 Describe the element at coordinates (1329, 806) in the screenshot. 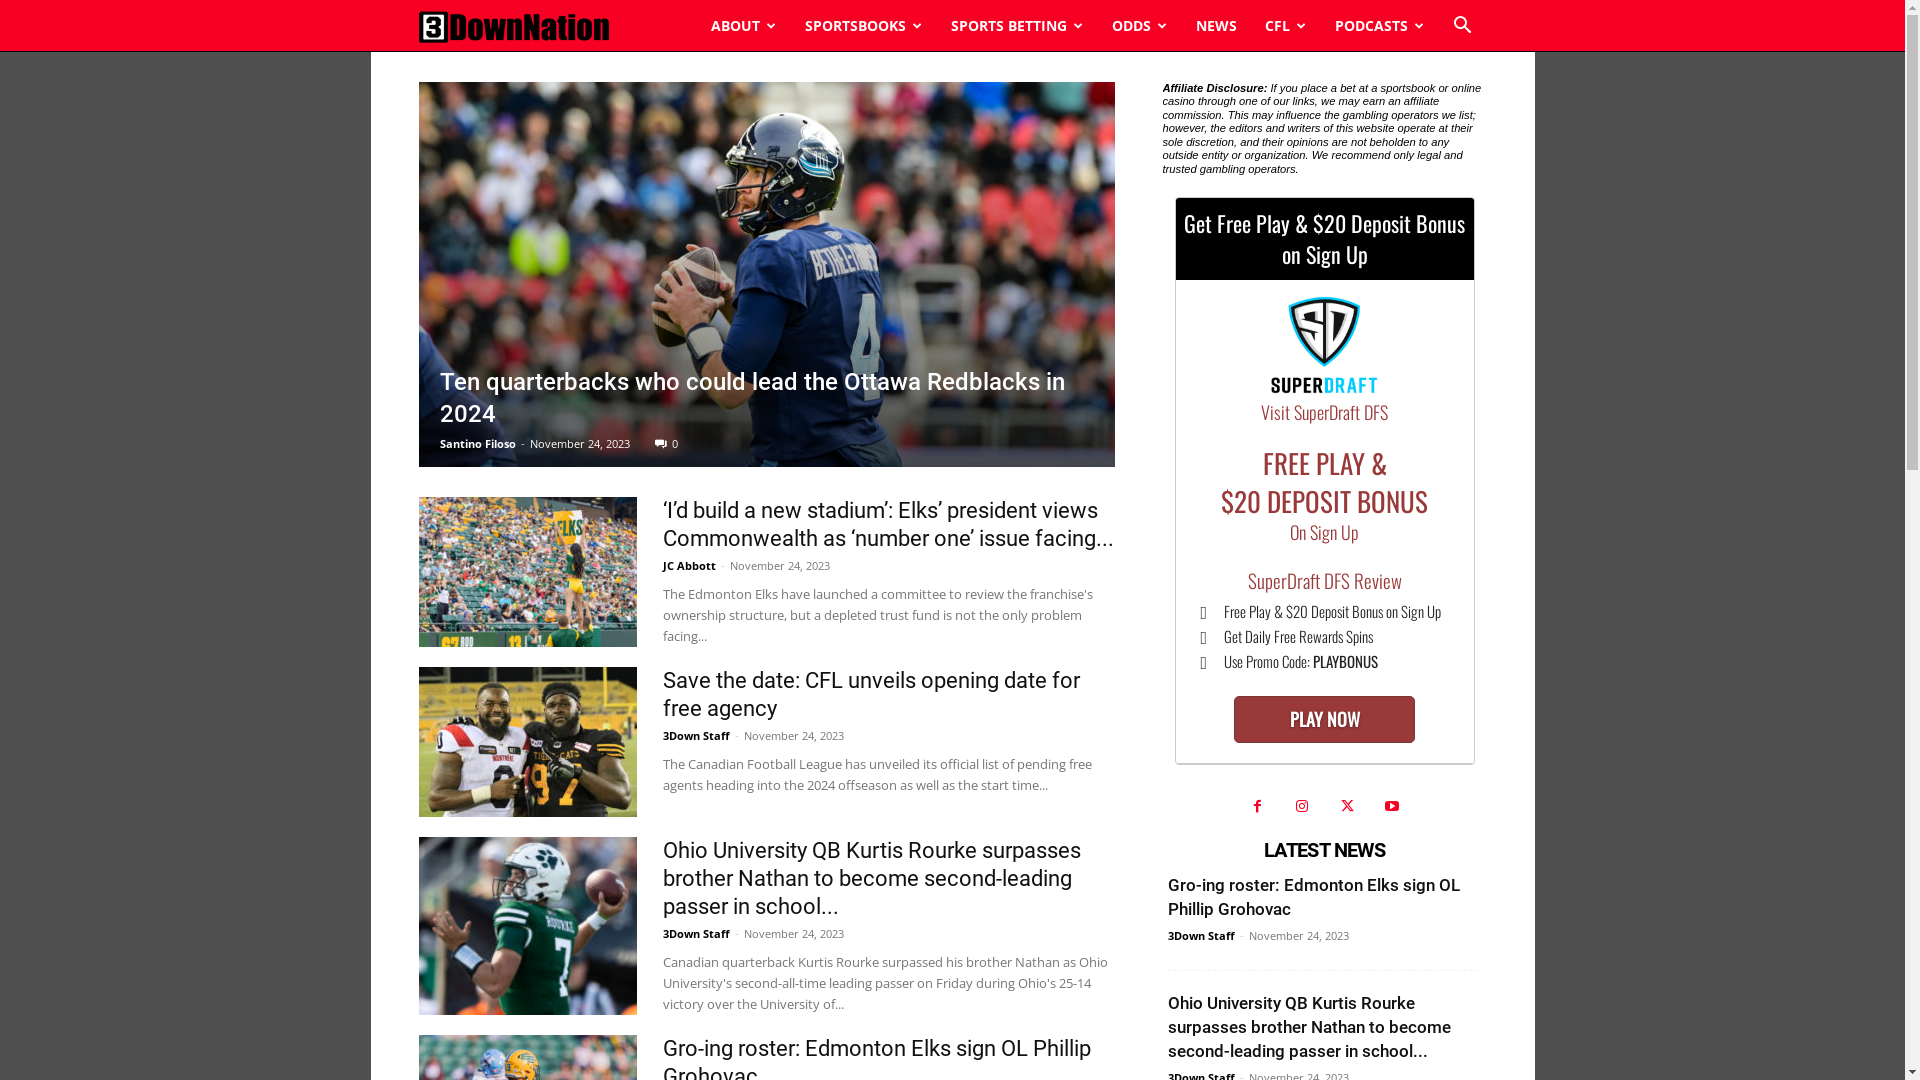

I see `'Twitter'` at that location.